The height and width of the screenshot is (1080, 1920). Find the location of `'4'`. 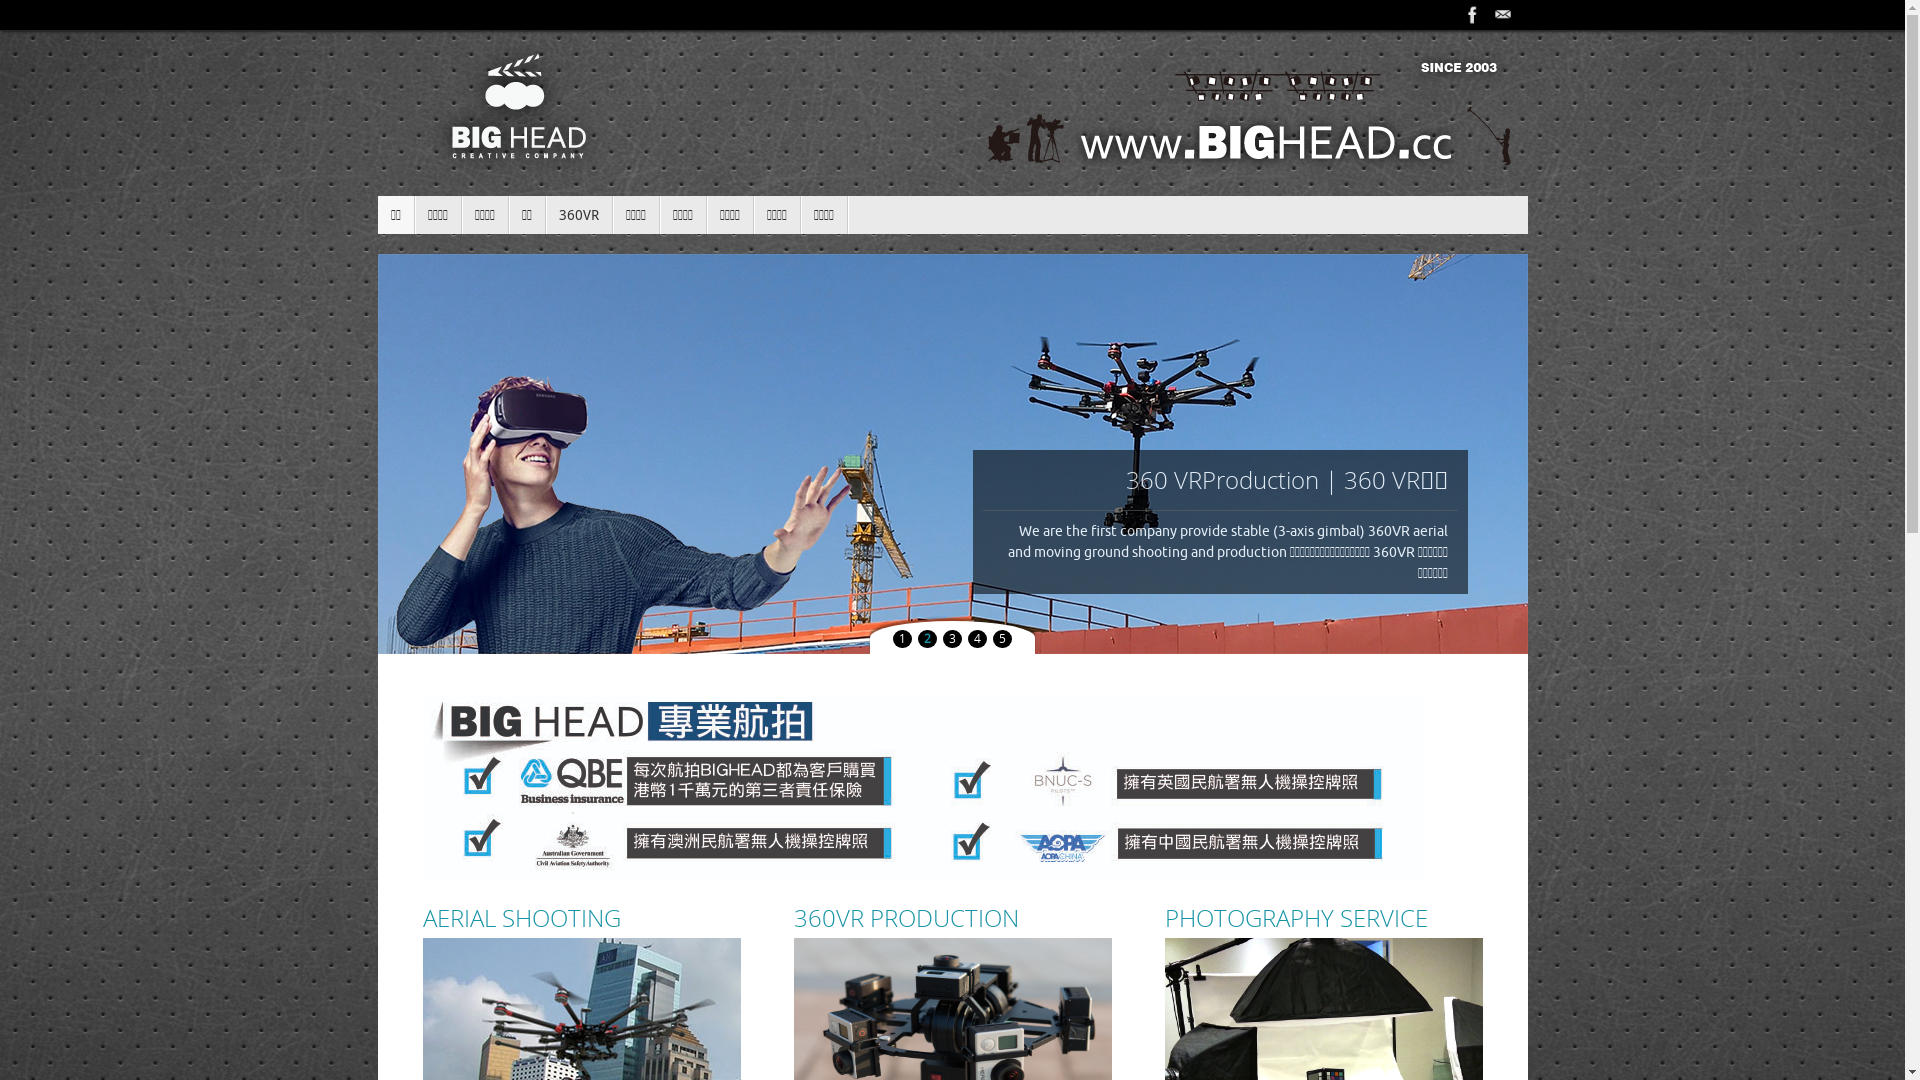

'4' is located at coordinates (977, 639).